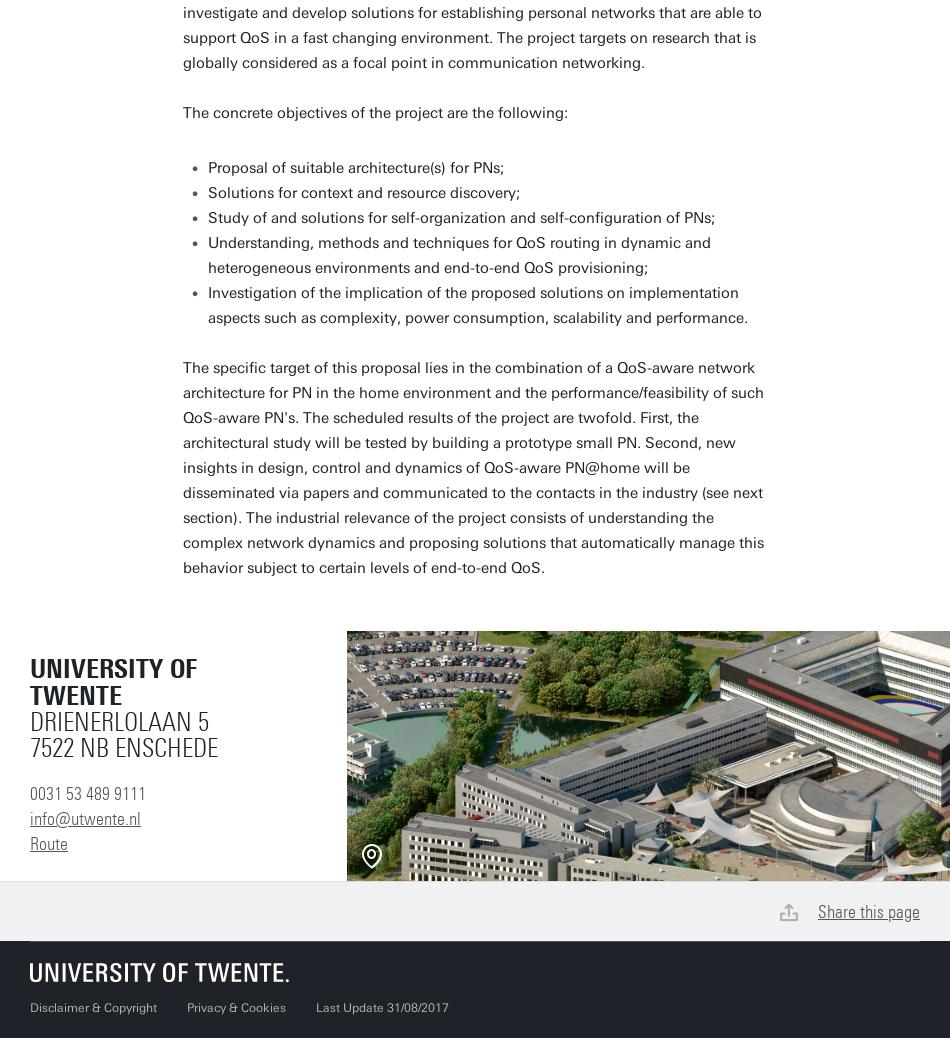  I want to click on 'Privacy & Cookies', so click(236, 1008).